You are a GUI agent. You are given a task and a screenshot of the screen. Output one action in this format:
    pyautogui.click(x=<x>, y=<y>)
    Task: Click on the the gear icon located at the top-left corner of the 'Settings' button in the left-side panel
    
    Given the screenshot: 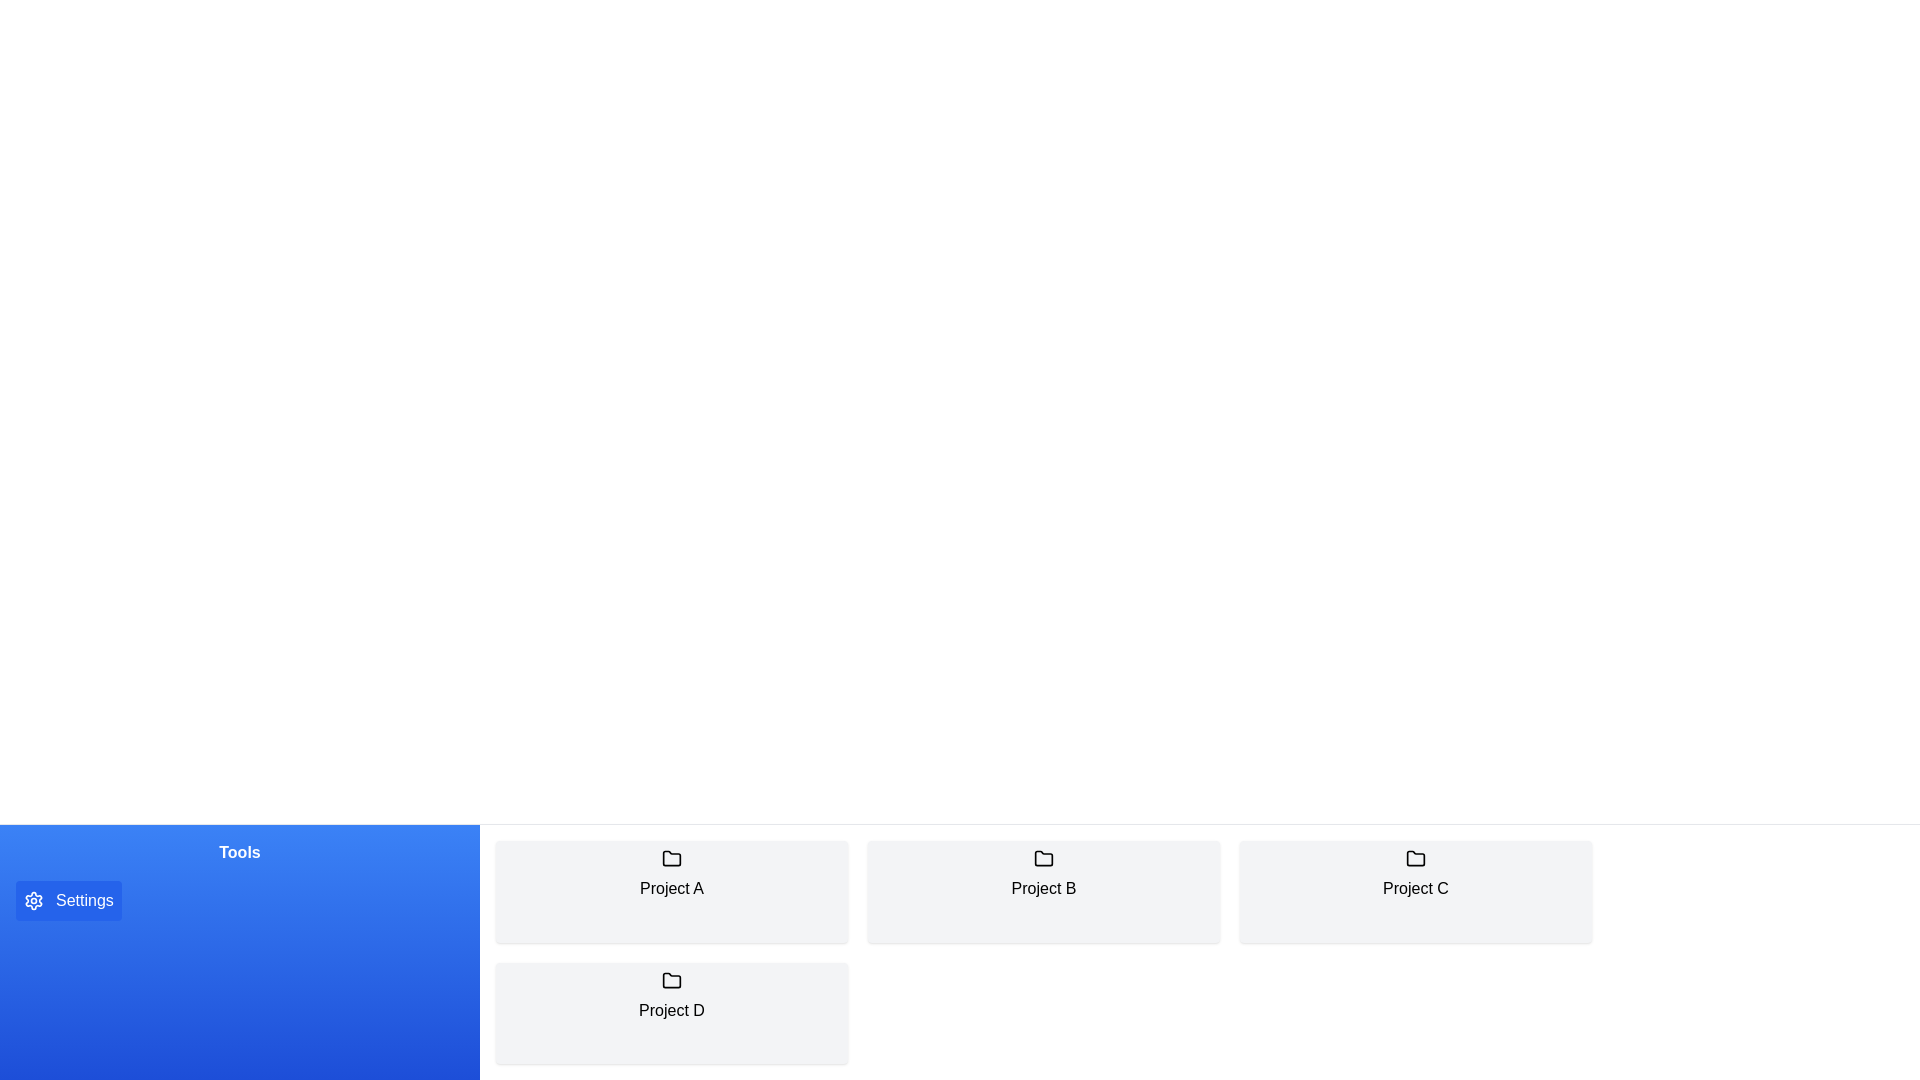 What is the action you would take?
    pyautogui.click(x=33, y=901)
    